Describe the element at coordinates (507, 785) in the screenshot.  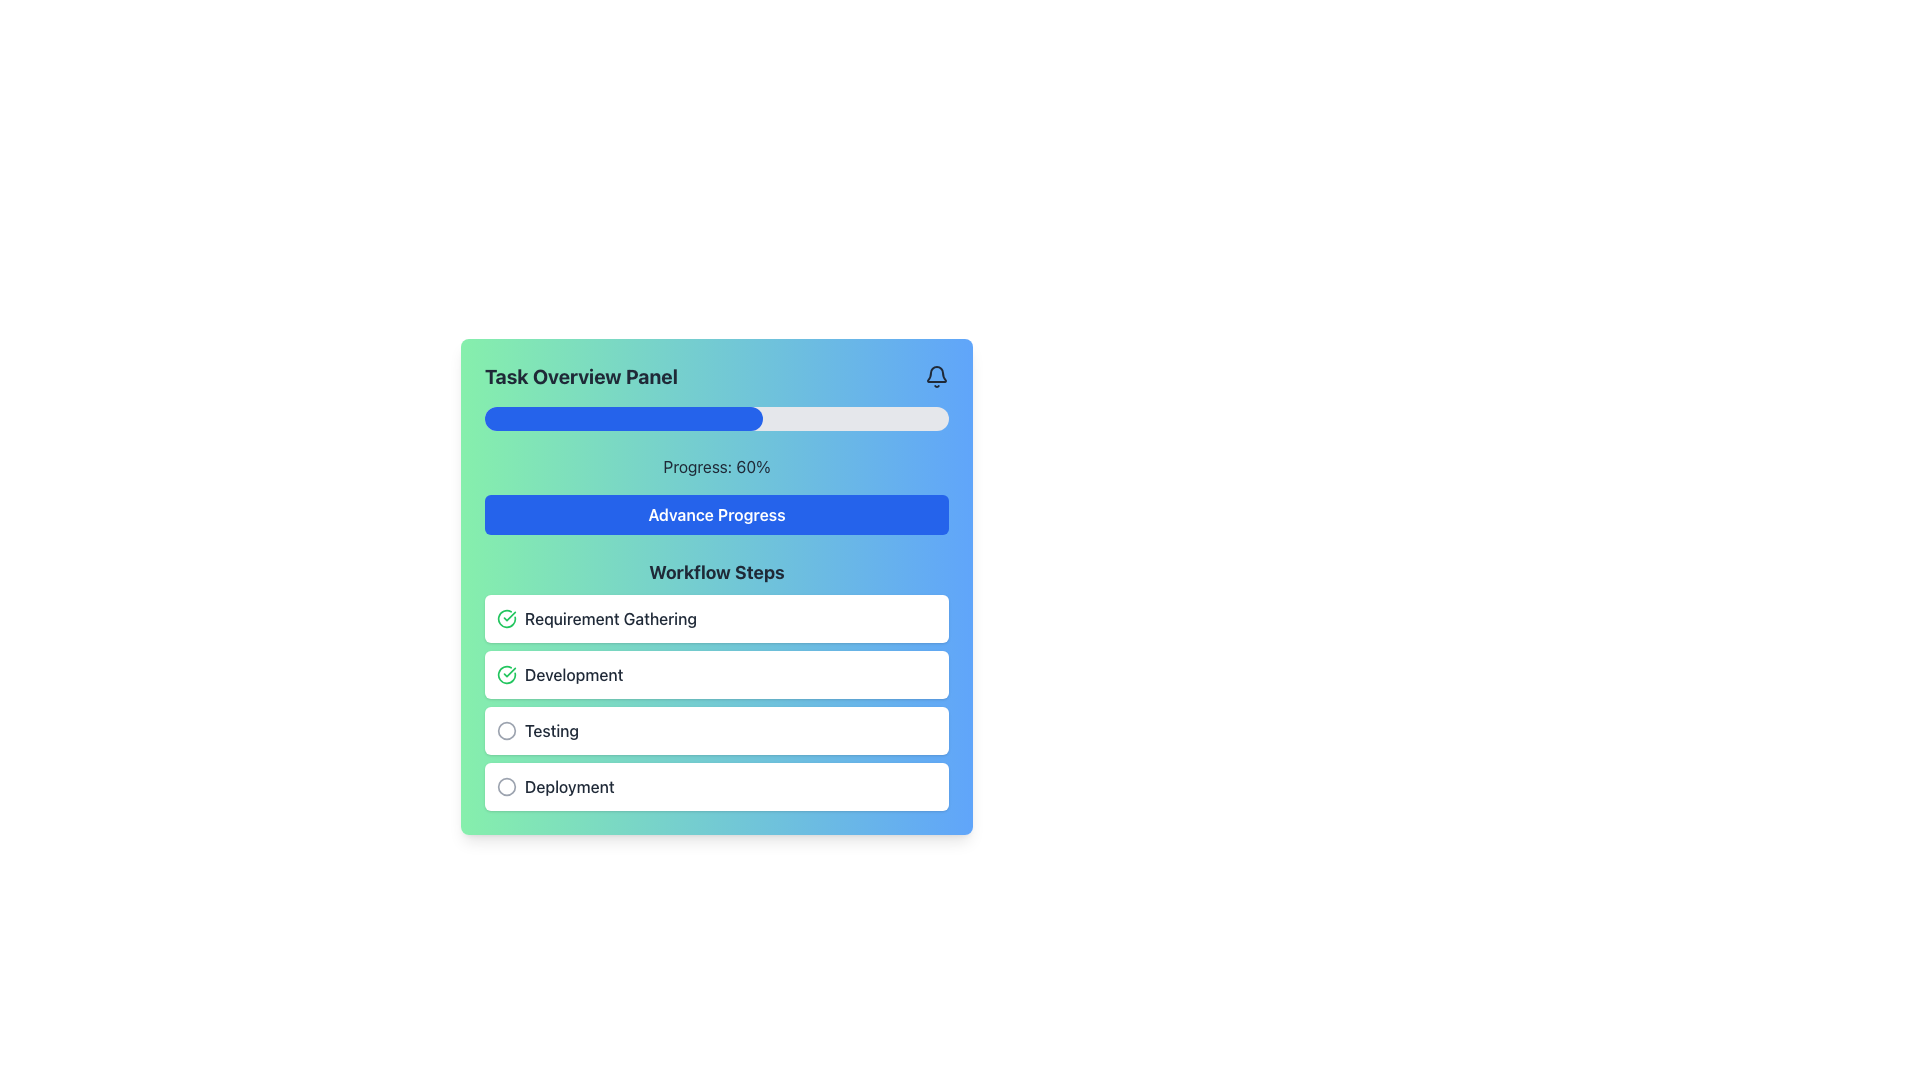
I see `the circular icon representing the 'Deployment' step located in the fourth row of the 'Workflow Steps' section, to the left of the text 'Deployment'` at that location.